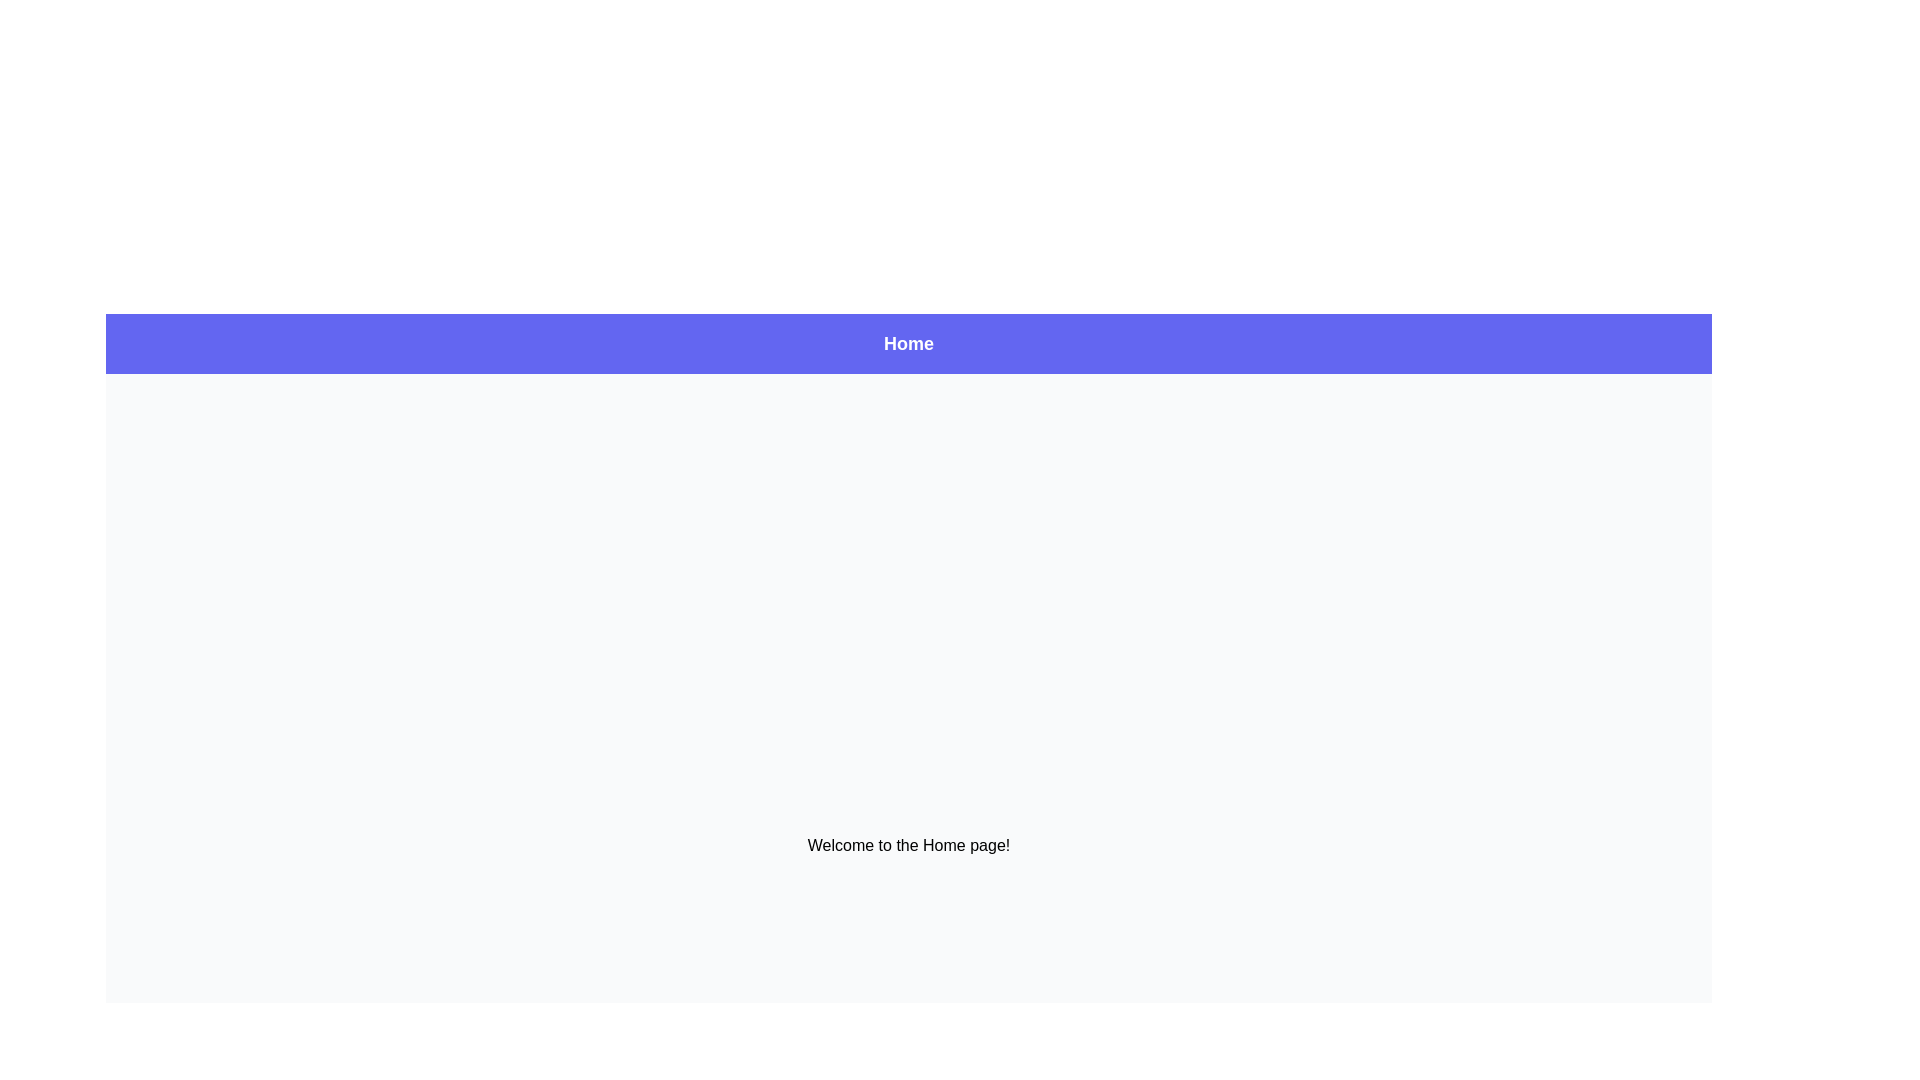 The width and height of the screenshot is (1920, 1080). What do you see at coordinates (907, 845) in the screenshot?
I see `the welcoming message text displayed at the center of the home page` at bounding box center [907, 845].